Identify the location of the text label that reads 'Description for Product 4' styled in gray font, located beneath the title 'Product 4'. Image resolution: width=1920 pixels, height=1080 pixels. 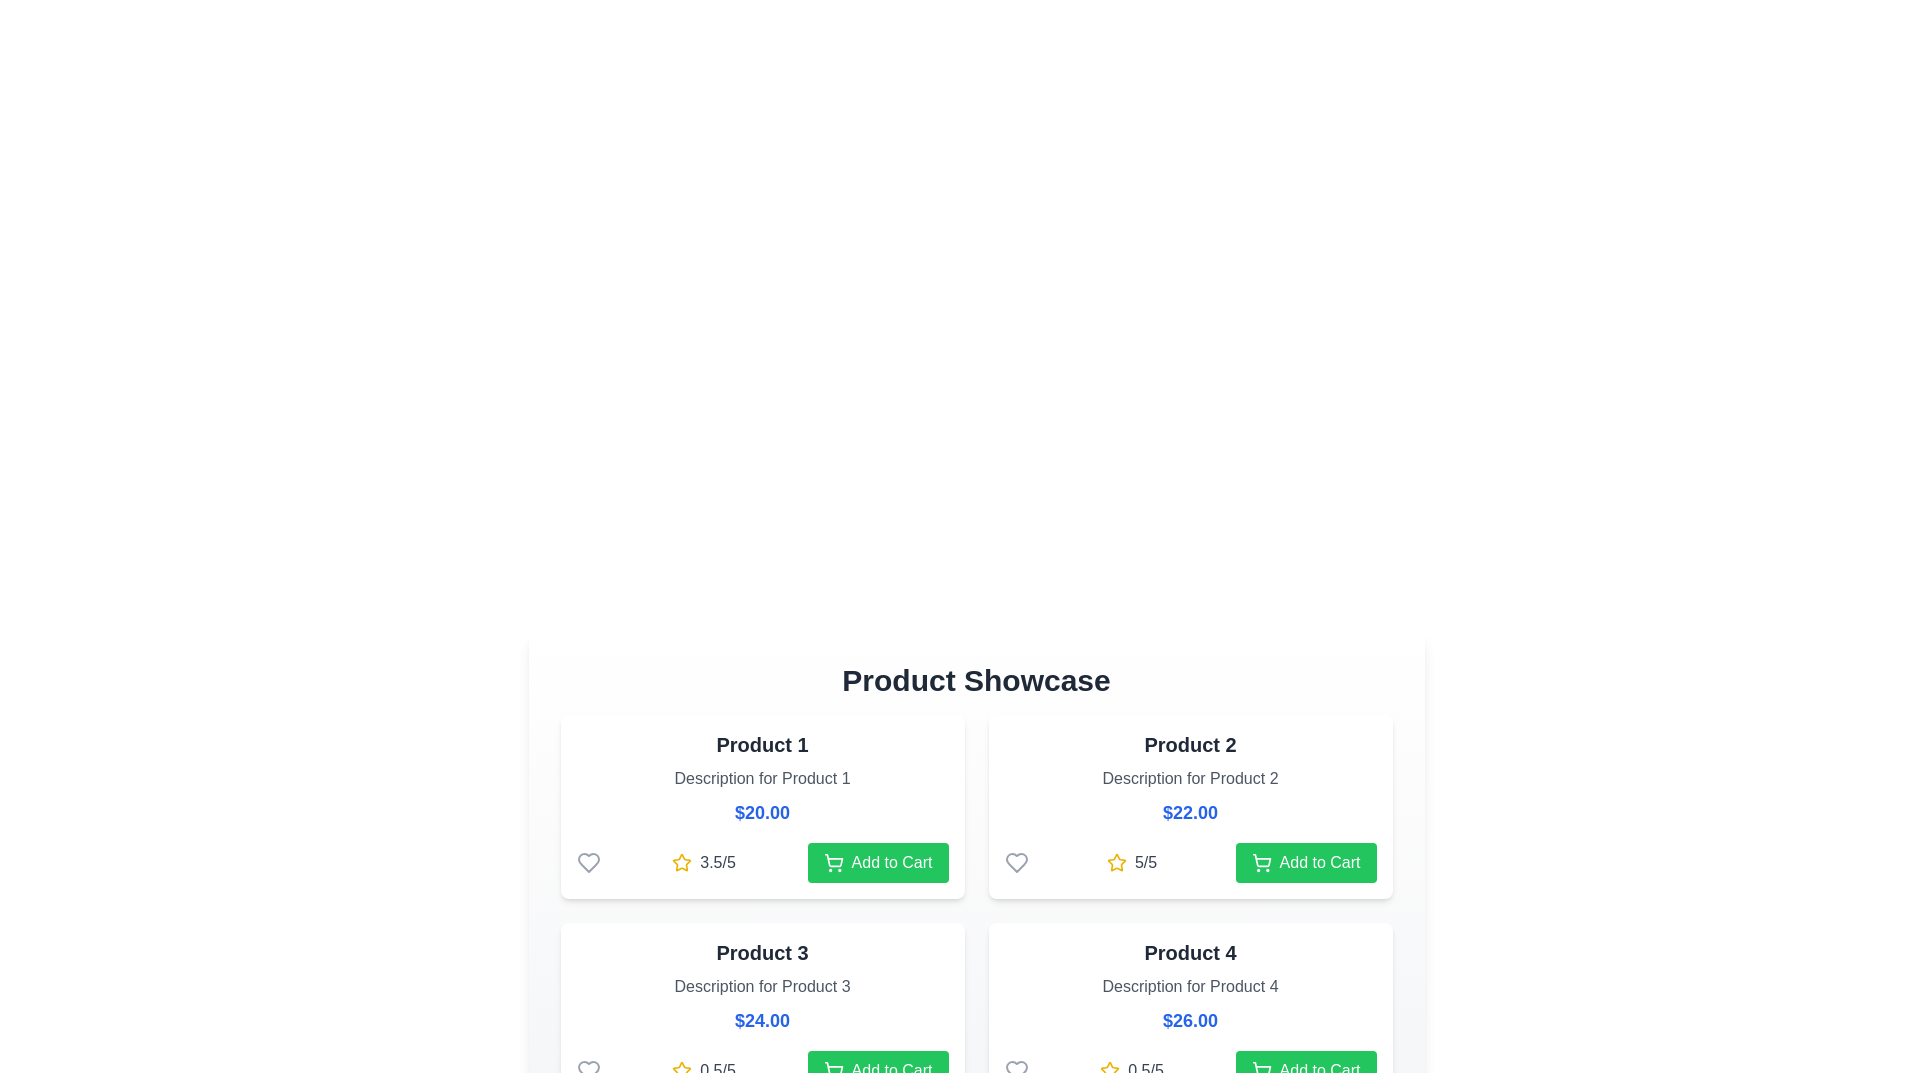
(1190, 986).